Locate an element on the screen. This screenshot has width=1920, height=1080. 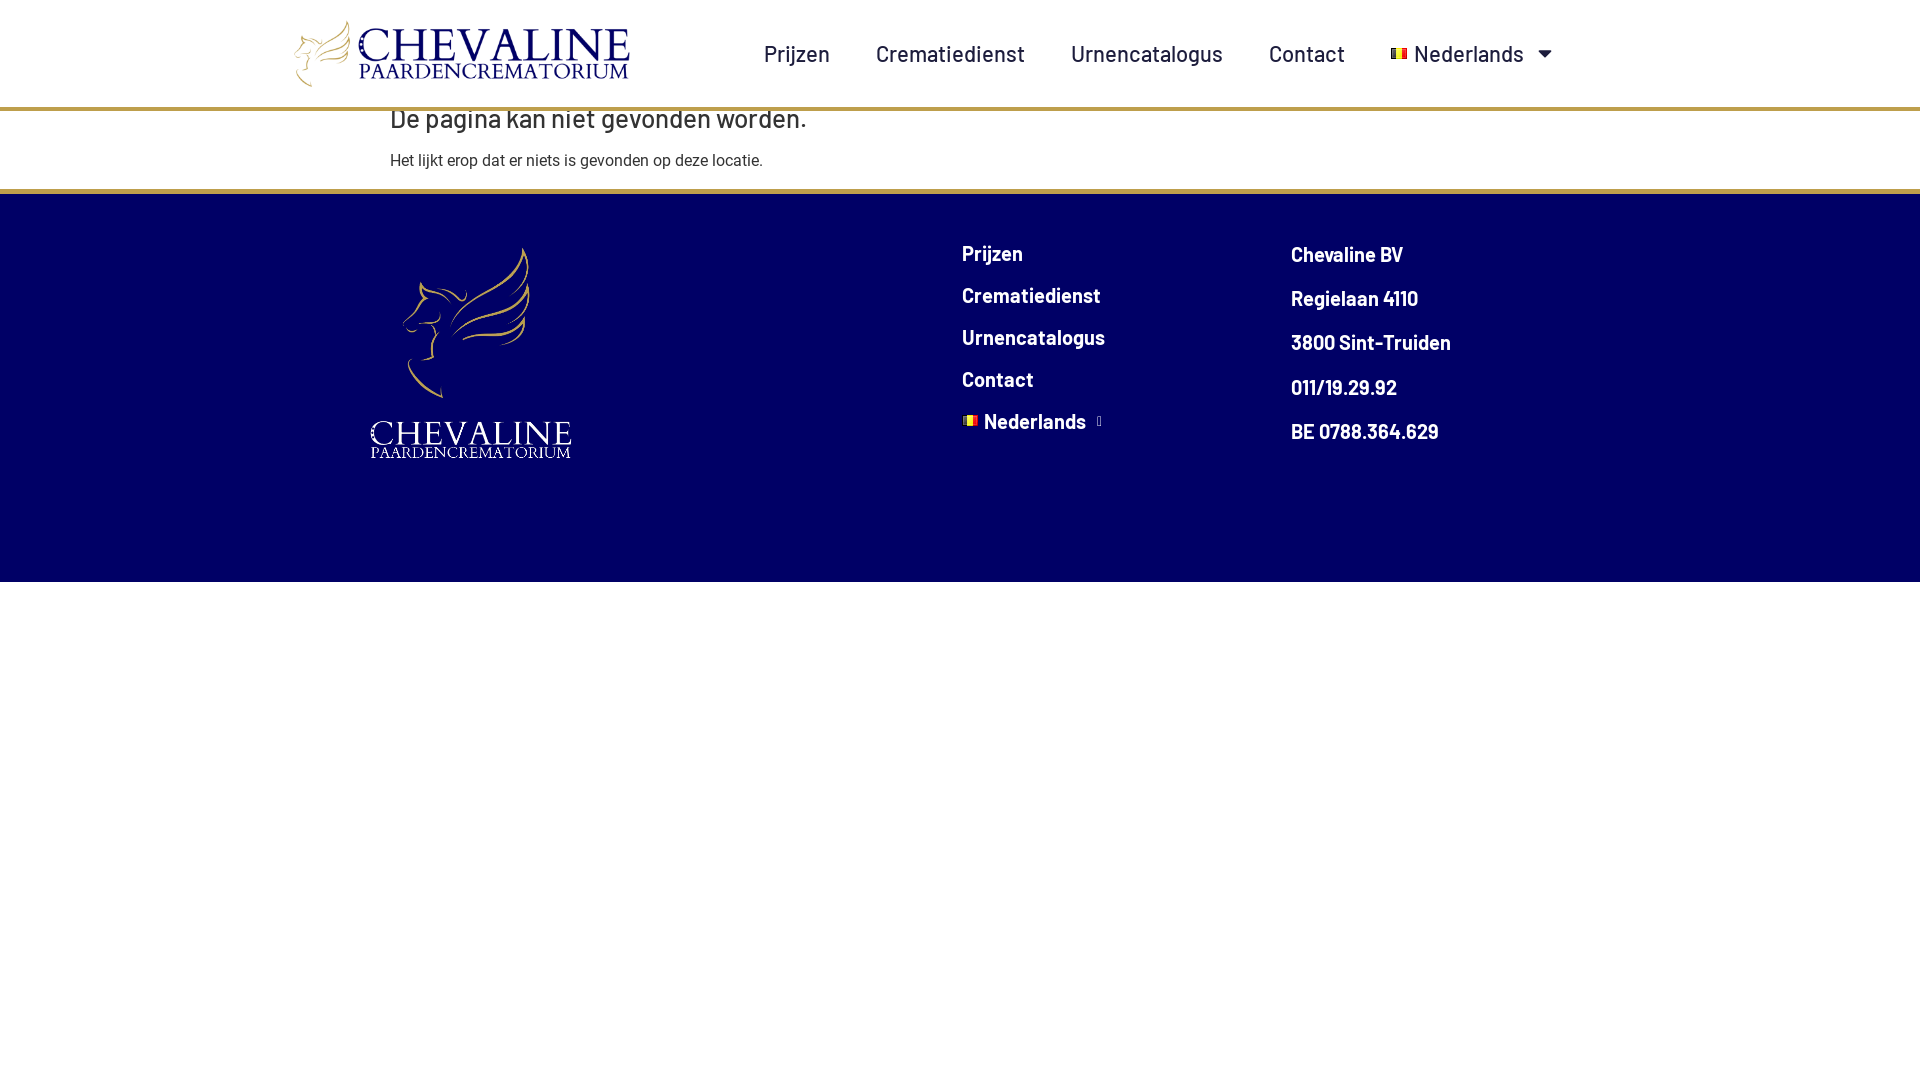
'Contact' is located at coordinates (1247, 52).